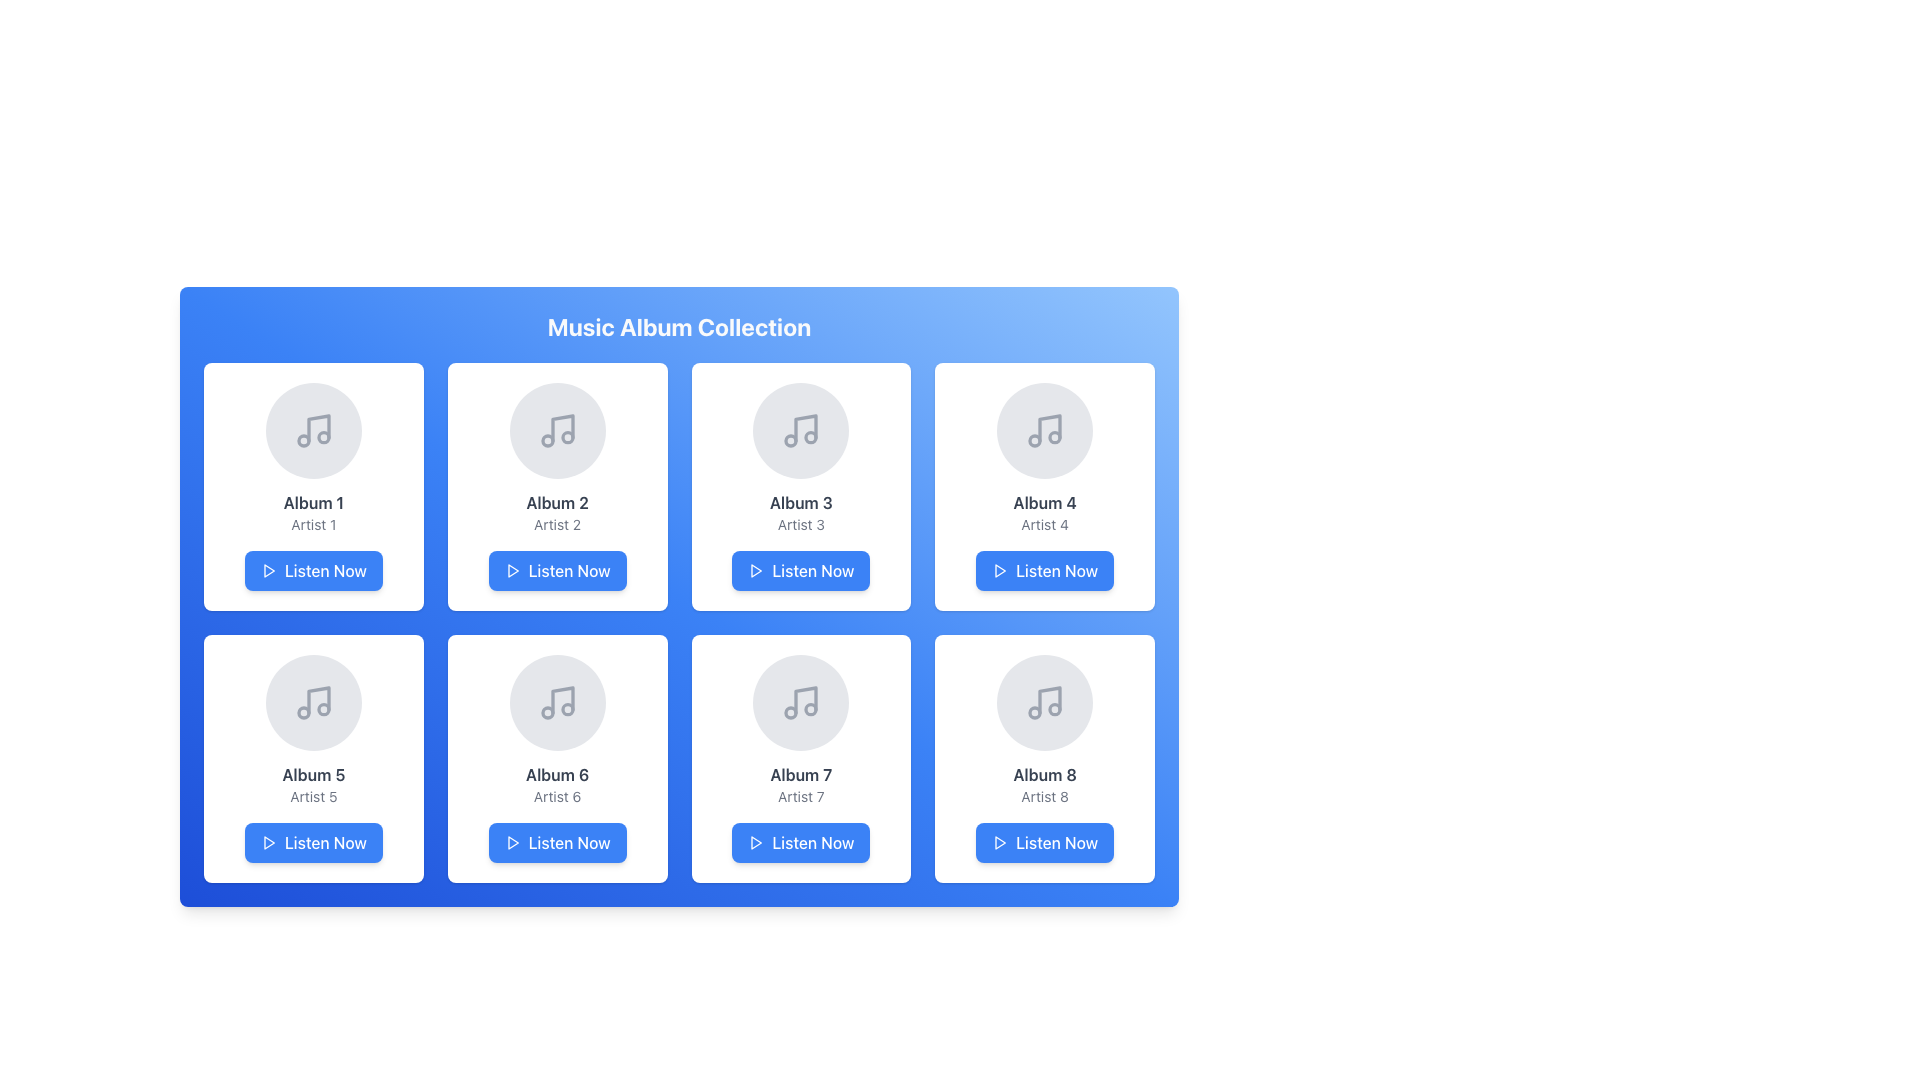  What do you see at coordinates (801, 430) in the screenshot?
I see `the circular music icon with a gray background located at the top-center section of the card for 'Album 3' and 'Artist 3'` at bounding box center [801, 430].